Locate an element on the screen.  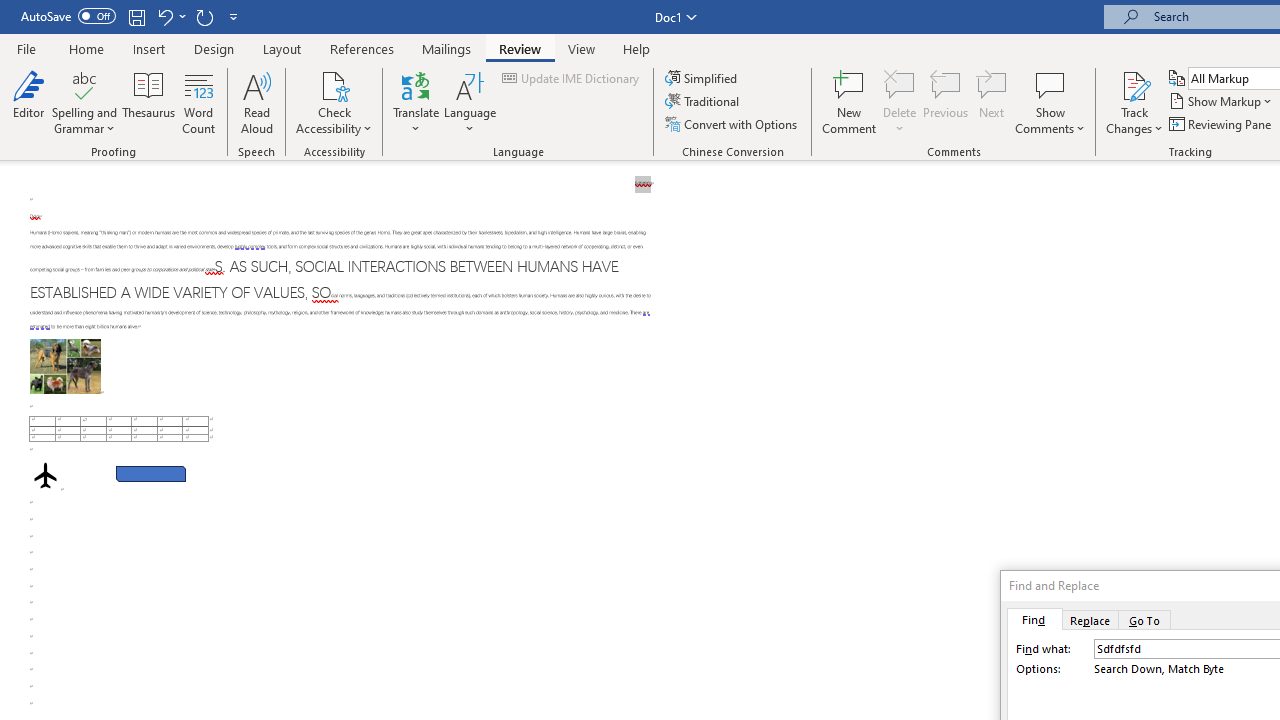
'Read Aloud' is located at coordinates (255, 103).